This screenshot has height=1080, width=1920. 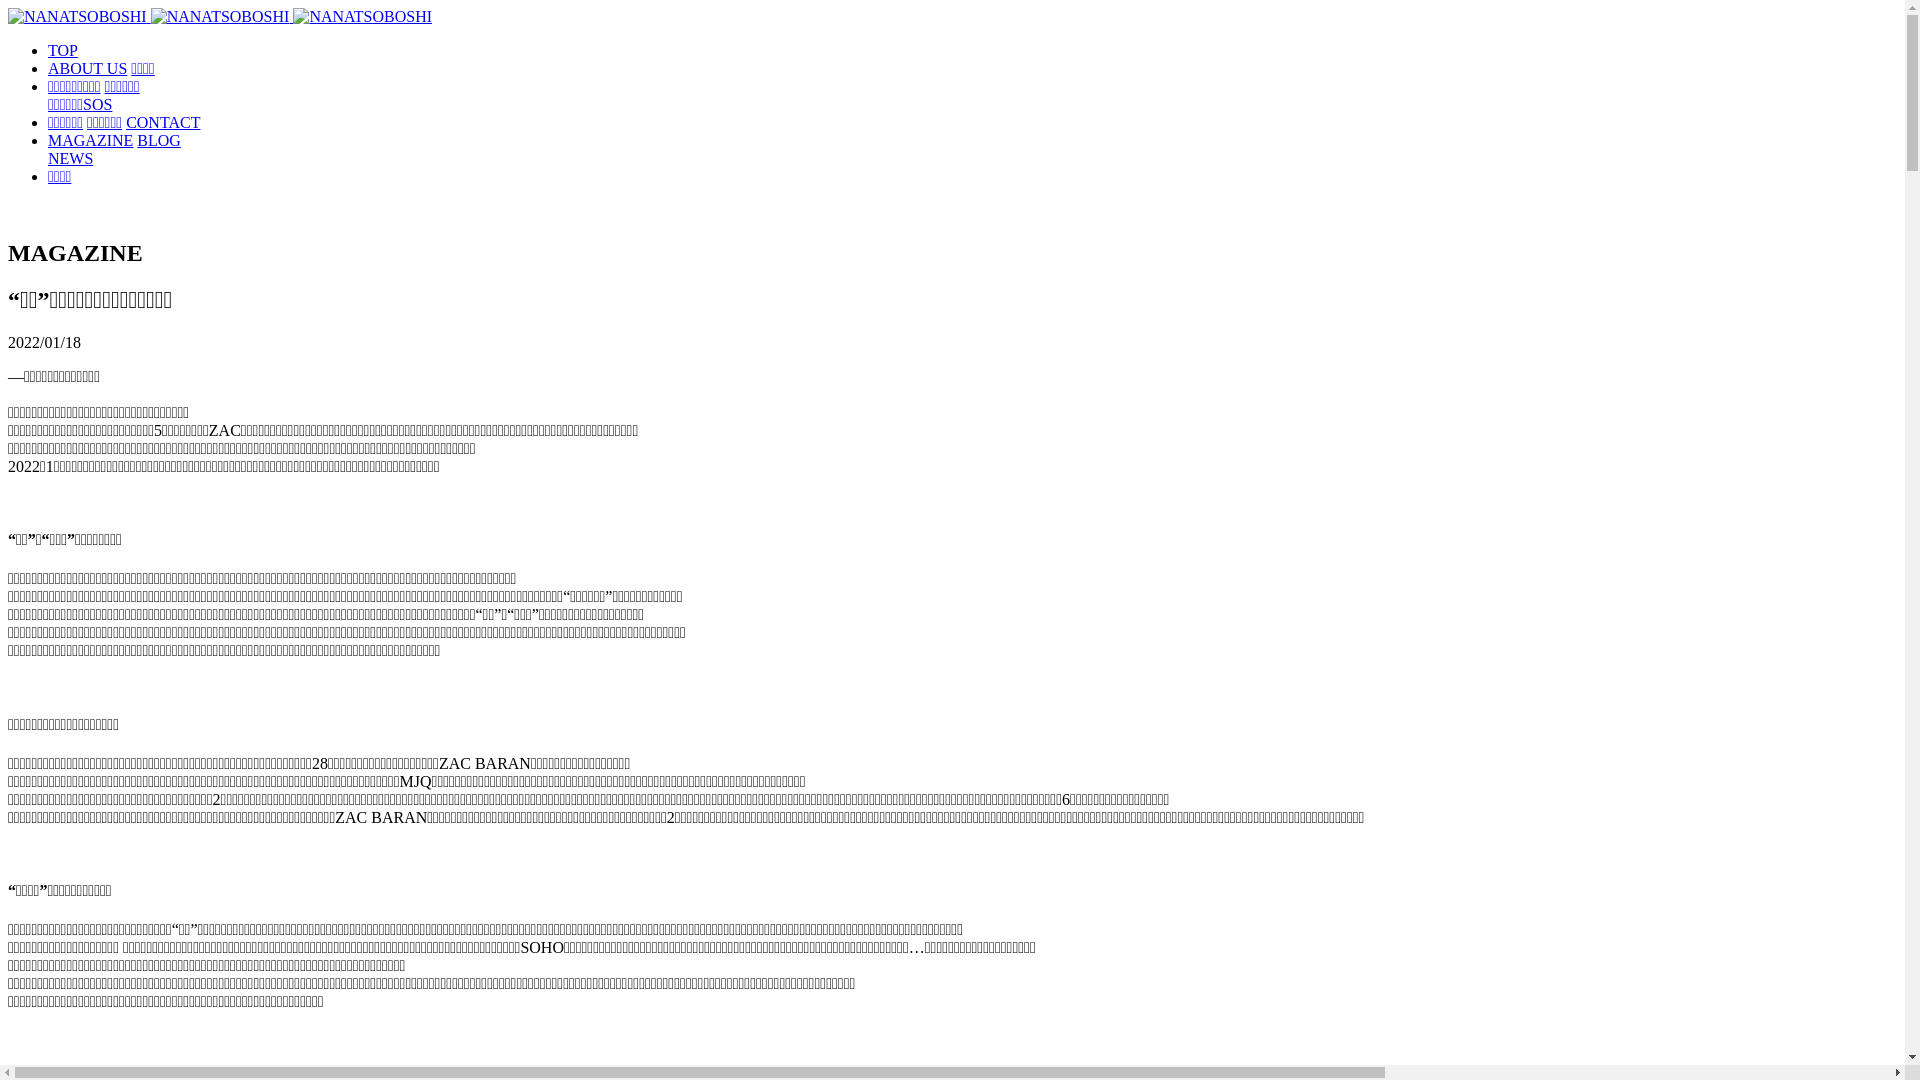 What do you see at coordinates (62, 49) in the screenshot?
I see `'TOP'` at bounding box center [62, 49].